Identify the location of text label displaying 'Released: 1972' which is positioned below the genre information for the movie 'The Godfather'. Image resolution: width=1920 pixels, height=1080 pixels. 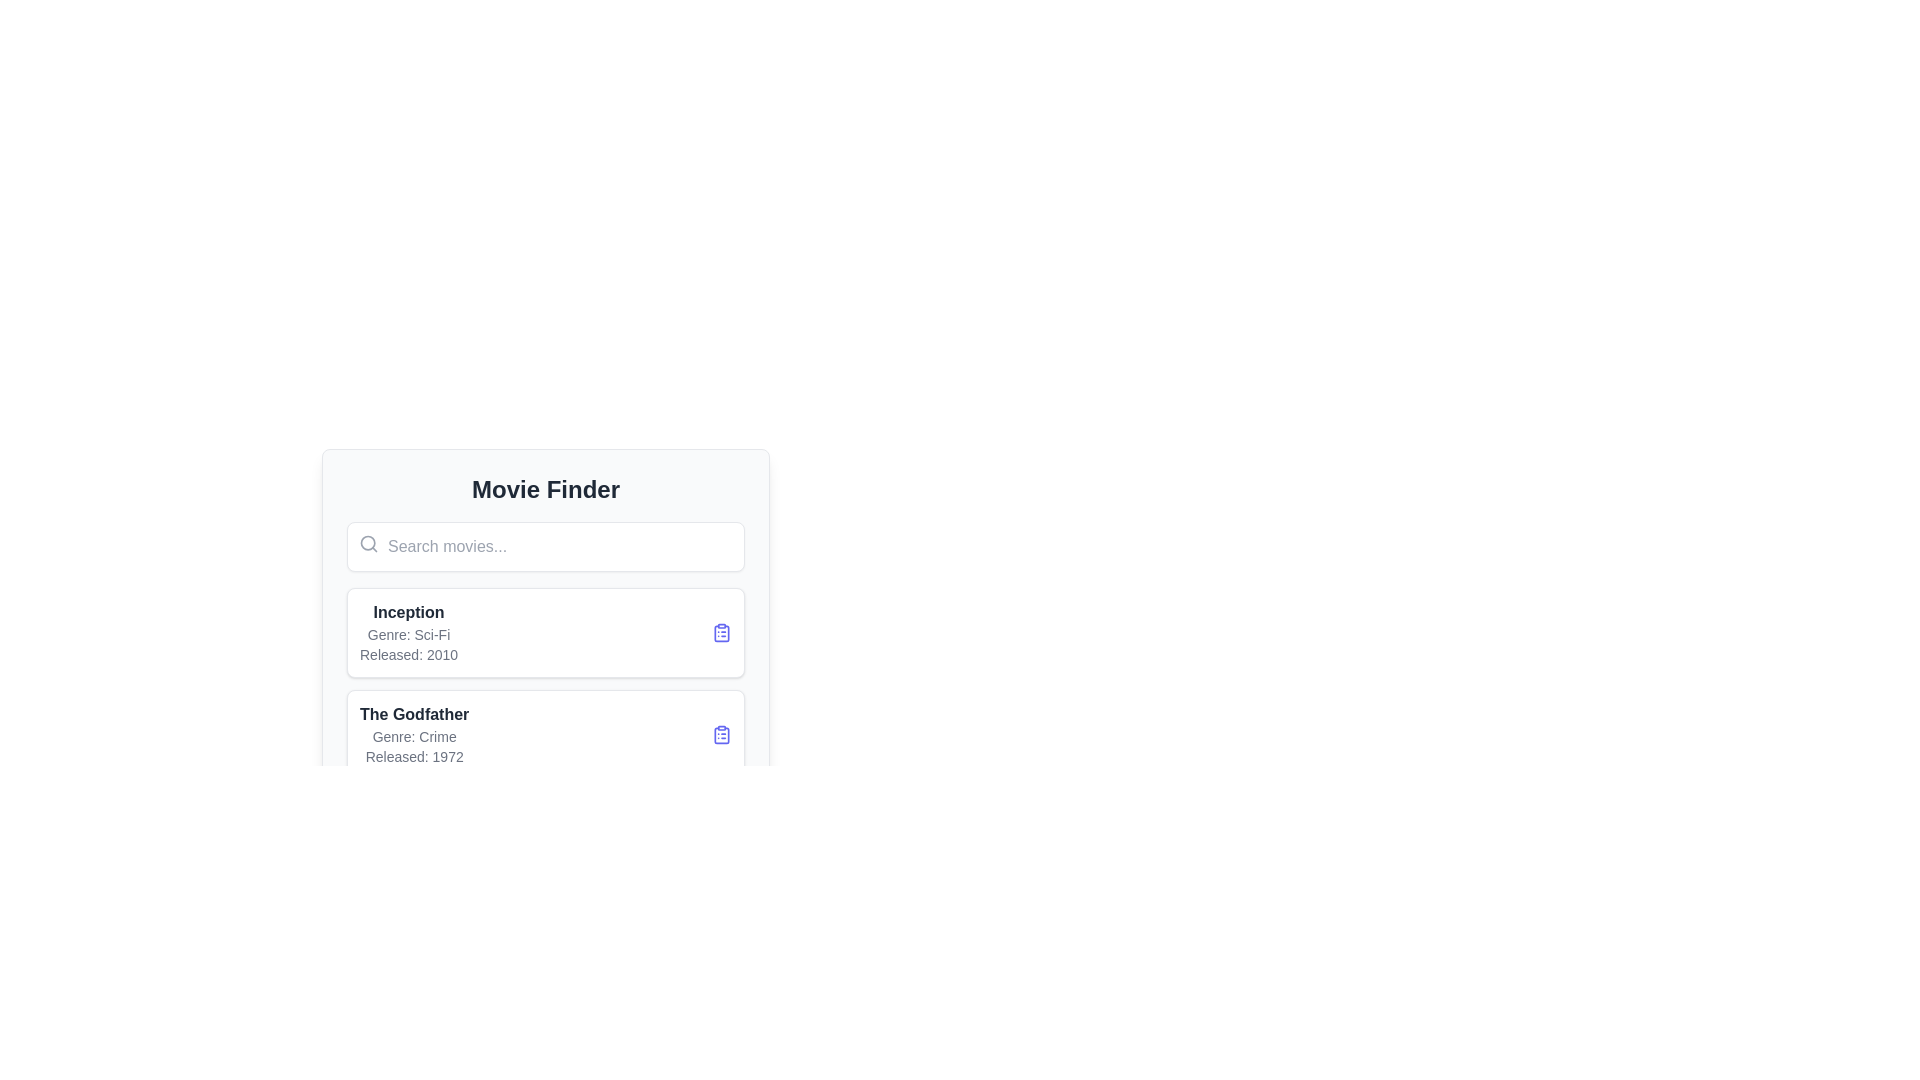
(413, 756).